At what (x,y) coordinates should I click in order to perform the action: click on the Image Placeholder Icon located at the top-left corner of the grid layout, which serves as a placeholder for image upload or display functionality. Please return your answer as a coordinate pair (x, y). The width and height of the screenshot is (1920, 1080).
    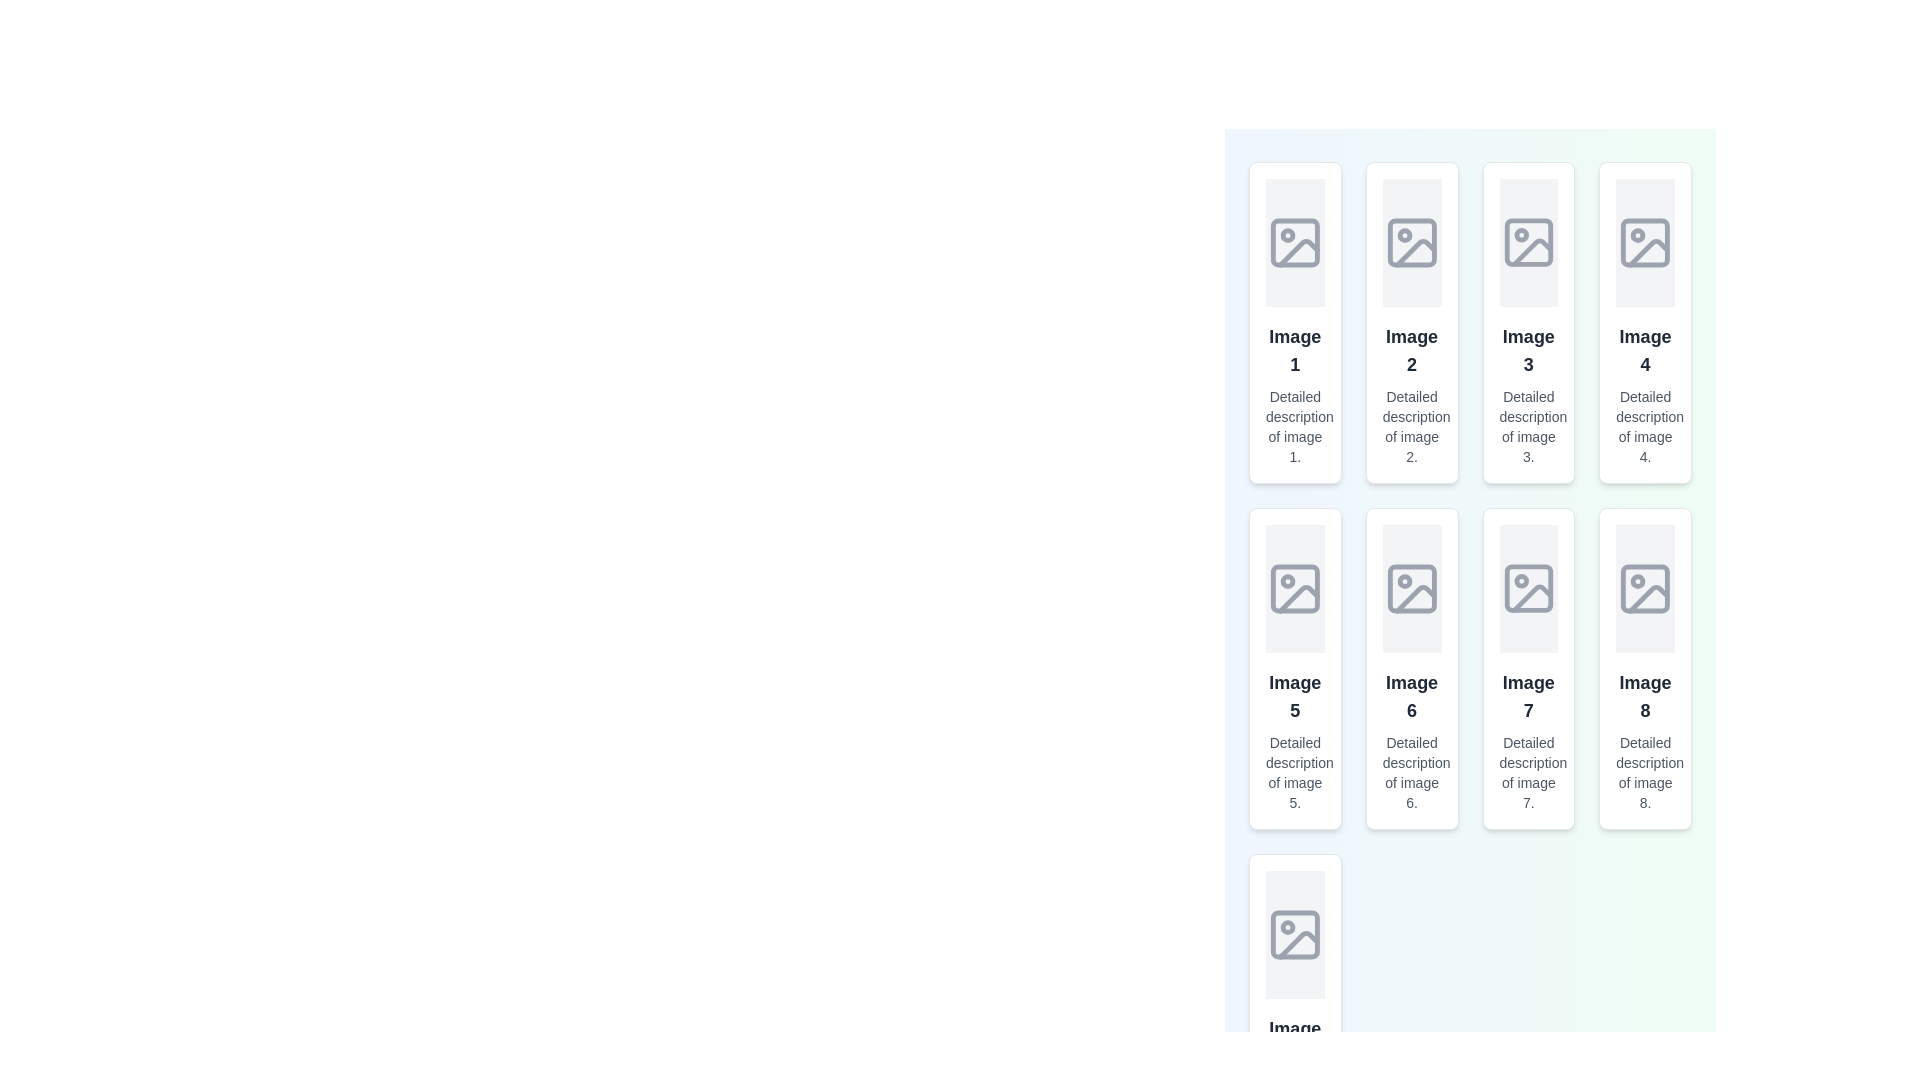
    Looking at the image, I should click on (1295, 242).